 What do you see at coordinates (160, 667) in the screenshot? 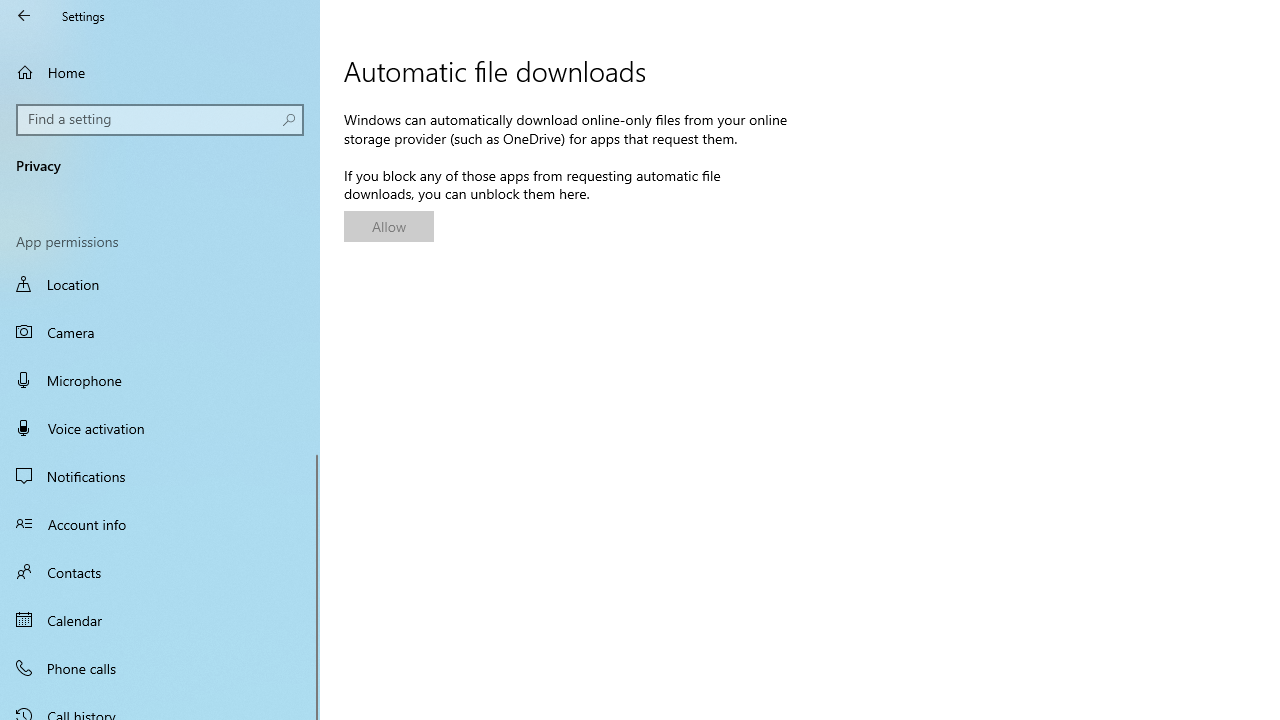
I see `'Phone calls'` at bounding box center [160, 667].